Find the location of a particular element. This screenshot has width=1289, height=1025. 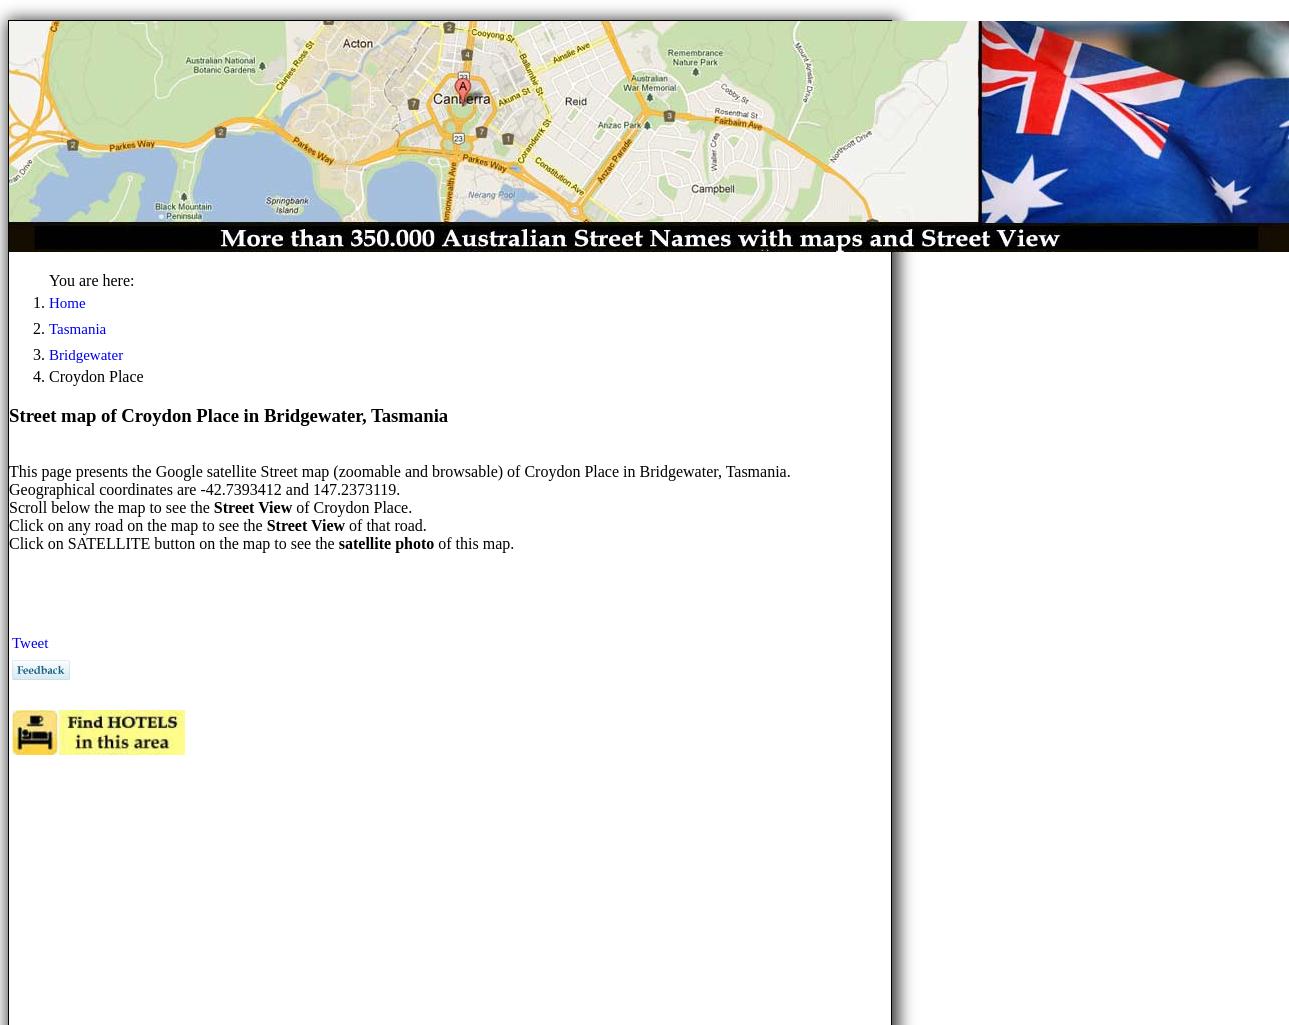

'Click on SATELLITE button on the map to see the' is located at coordinates (172, 542).